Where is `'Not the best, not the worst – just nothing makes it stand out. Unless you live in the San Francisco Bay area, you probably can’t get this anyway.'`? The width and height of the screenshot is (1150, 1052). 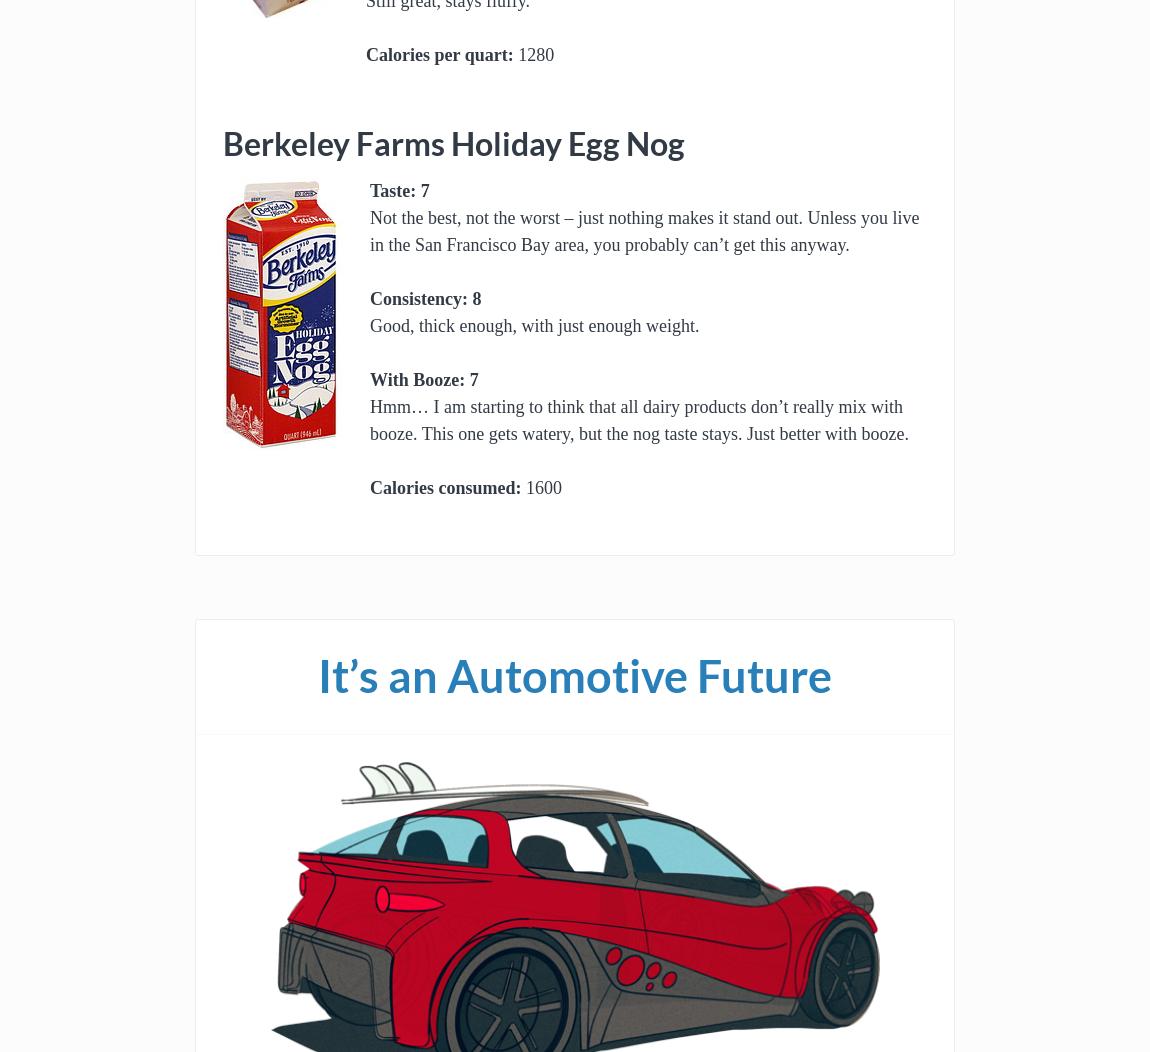
'Not the best, not the worst – just nothing makes it stand out. Unless you live in the San Francisco Bay area, you probably can’t get this anyway.' is located at coordinates (643, 230).